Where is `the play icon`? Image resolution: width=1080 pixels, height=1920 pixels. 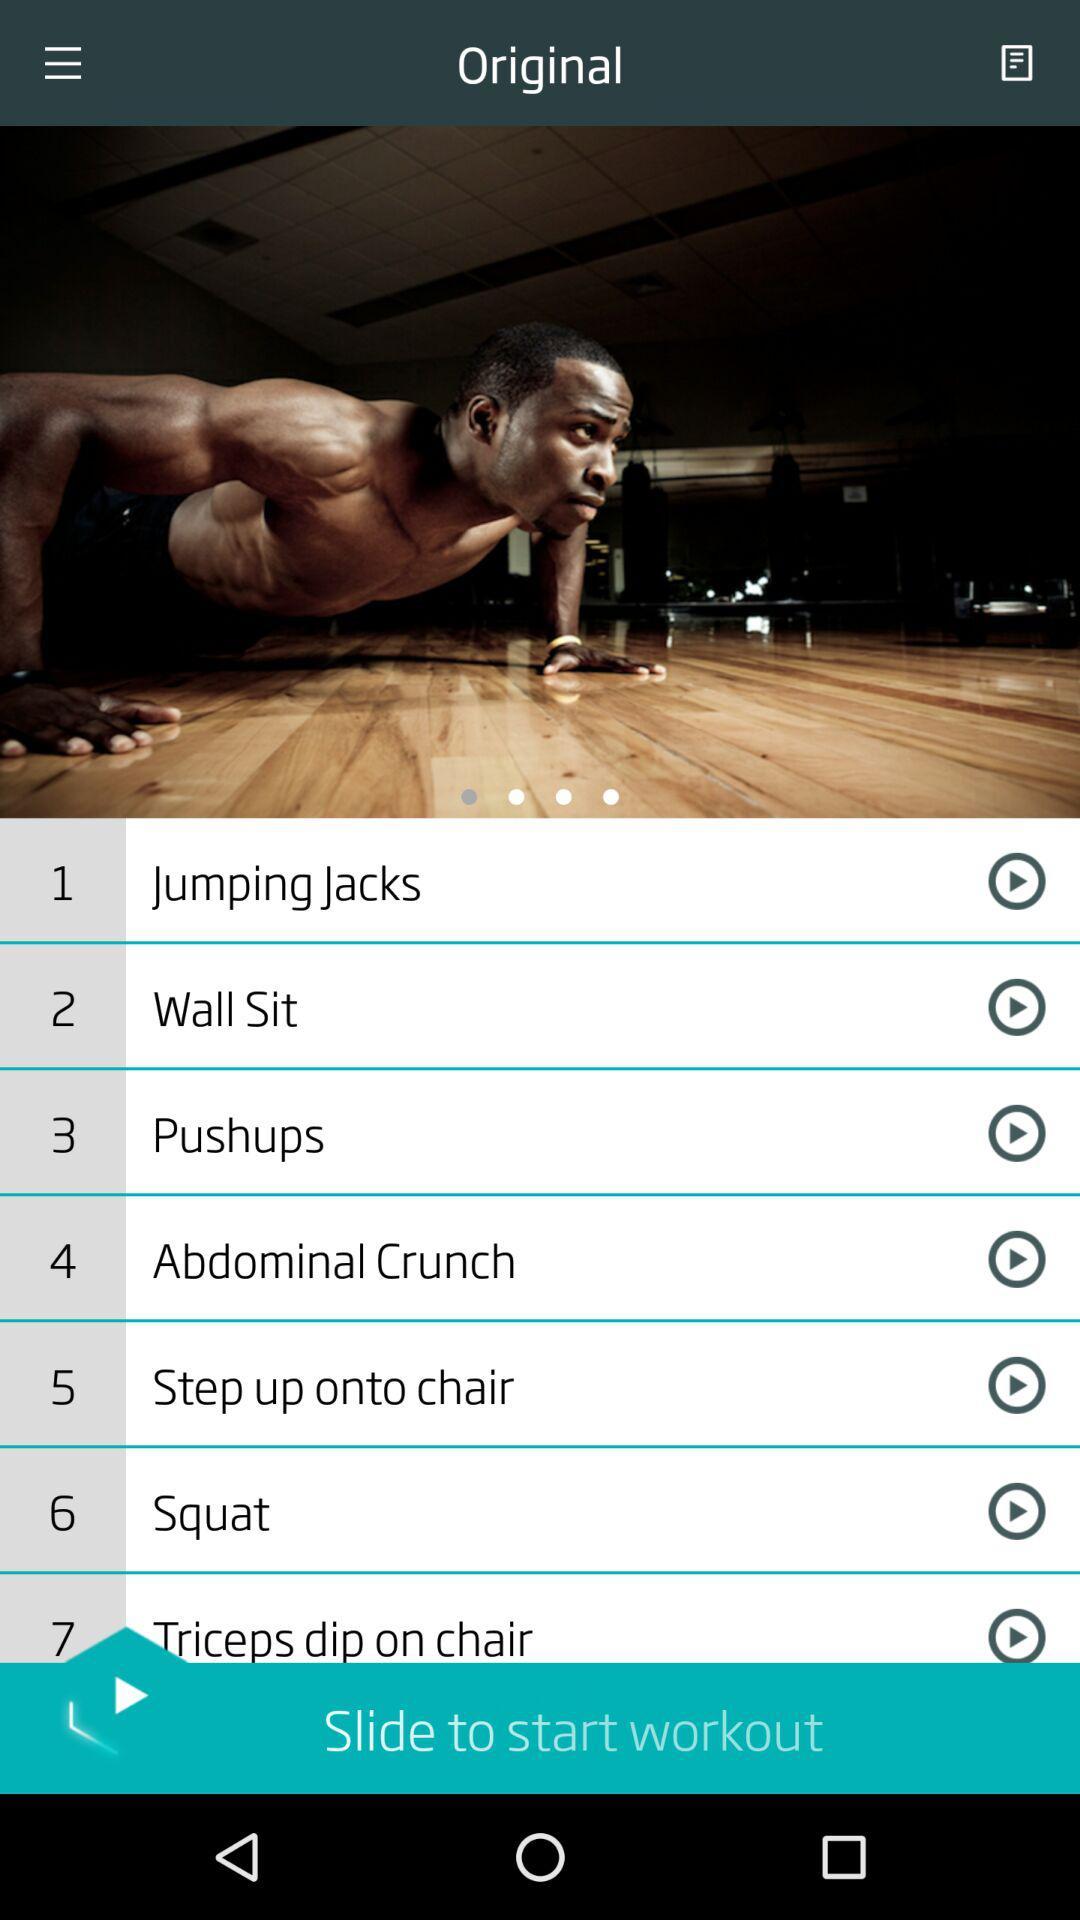
the play icon is located at coordinates (1017, 1007).